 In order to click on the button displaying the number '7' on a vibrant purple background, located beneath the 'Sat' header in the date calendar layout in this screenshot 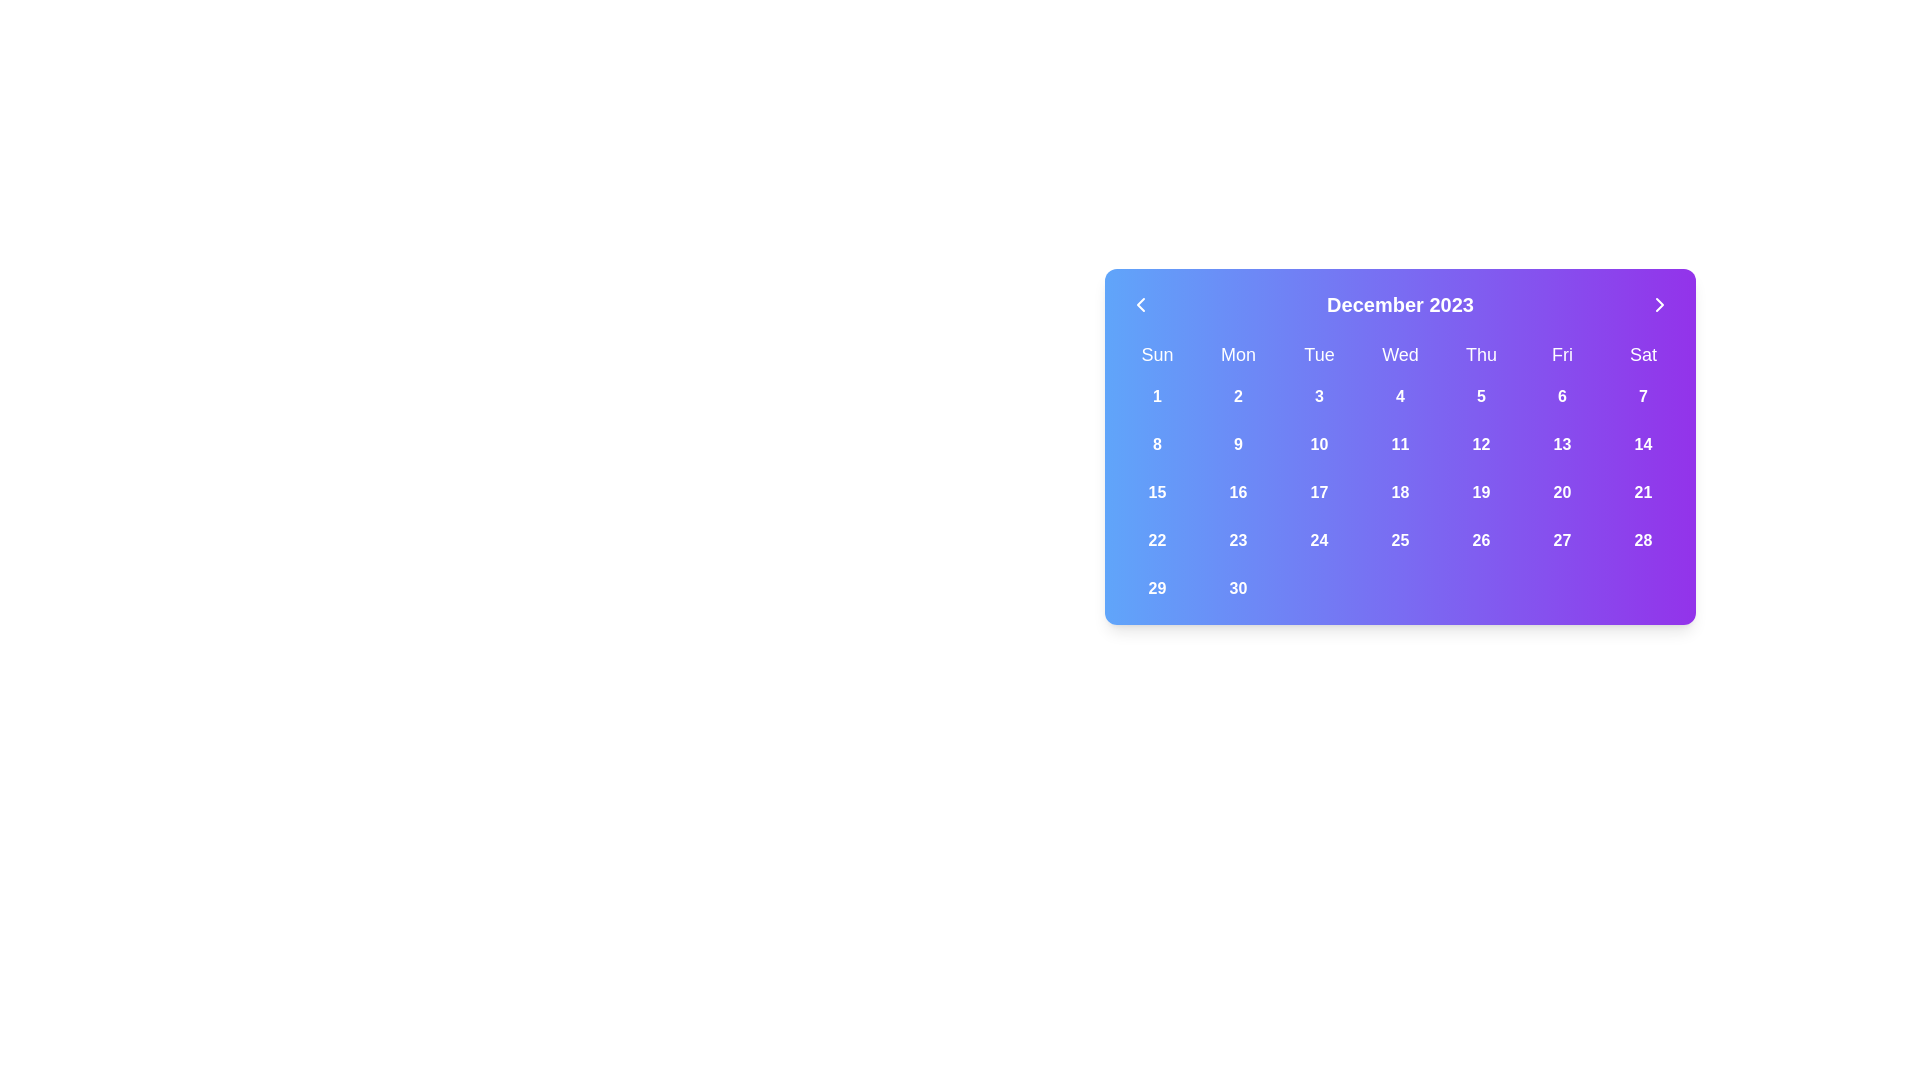, I will do `click(1643, 397)`.